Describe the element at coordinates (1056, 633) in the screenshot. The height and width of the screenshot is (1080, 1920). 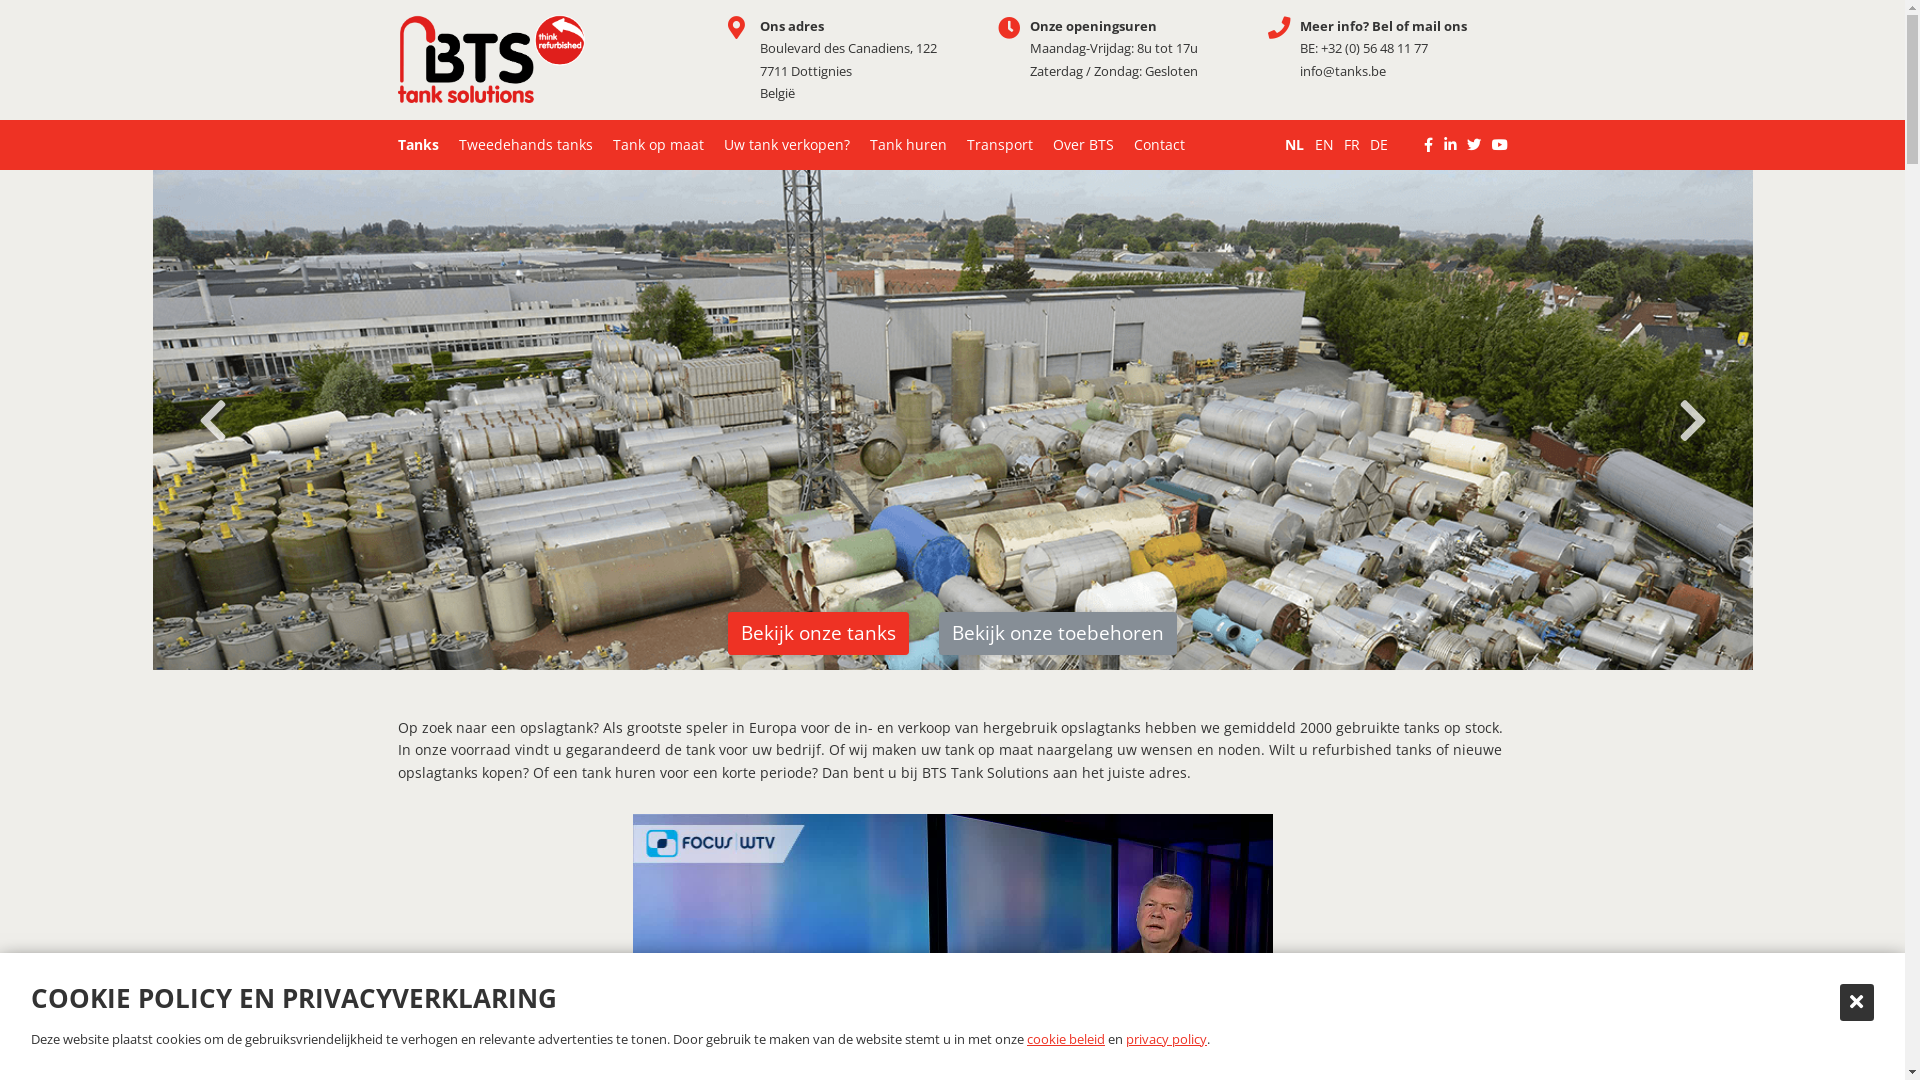
I see `'Bekijk onze toebehoren'` at that location.